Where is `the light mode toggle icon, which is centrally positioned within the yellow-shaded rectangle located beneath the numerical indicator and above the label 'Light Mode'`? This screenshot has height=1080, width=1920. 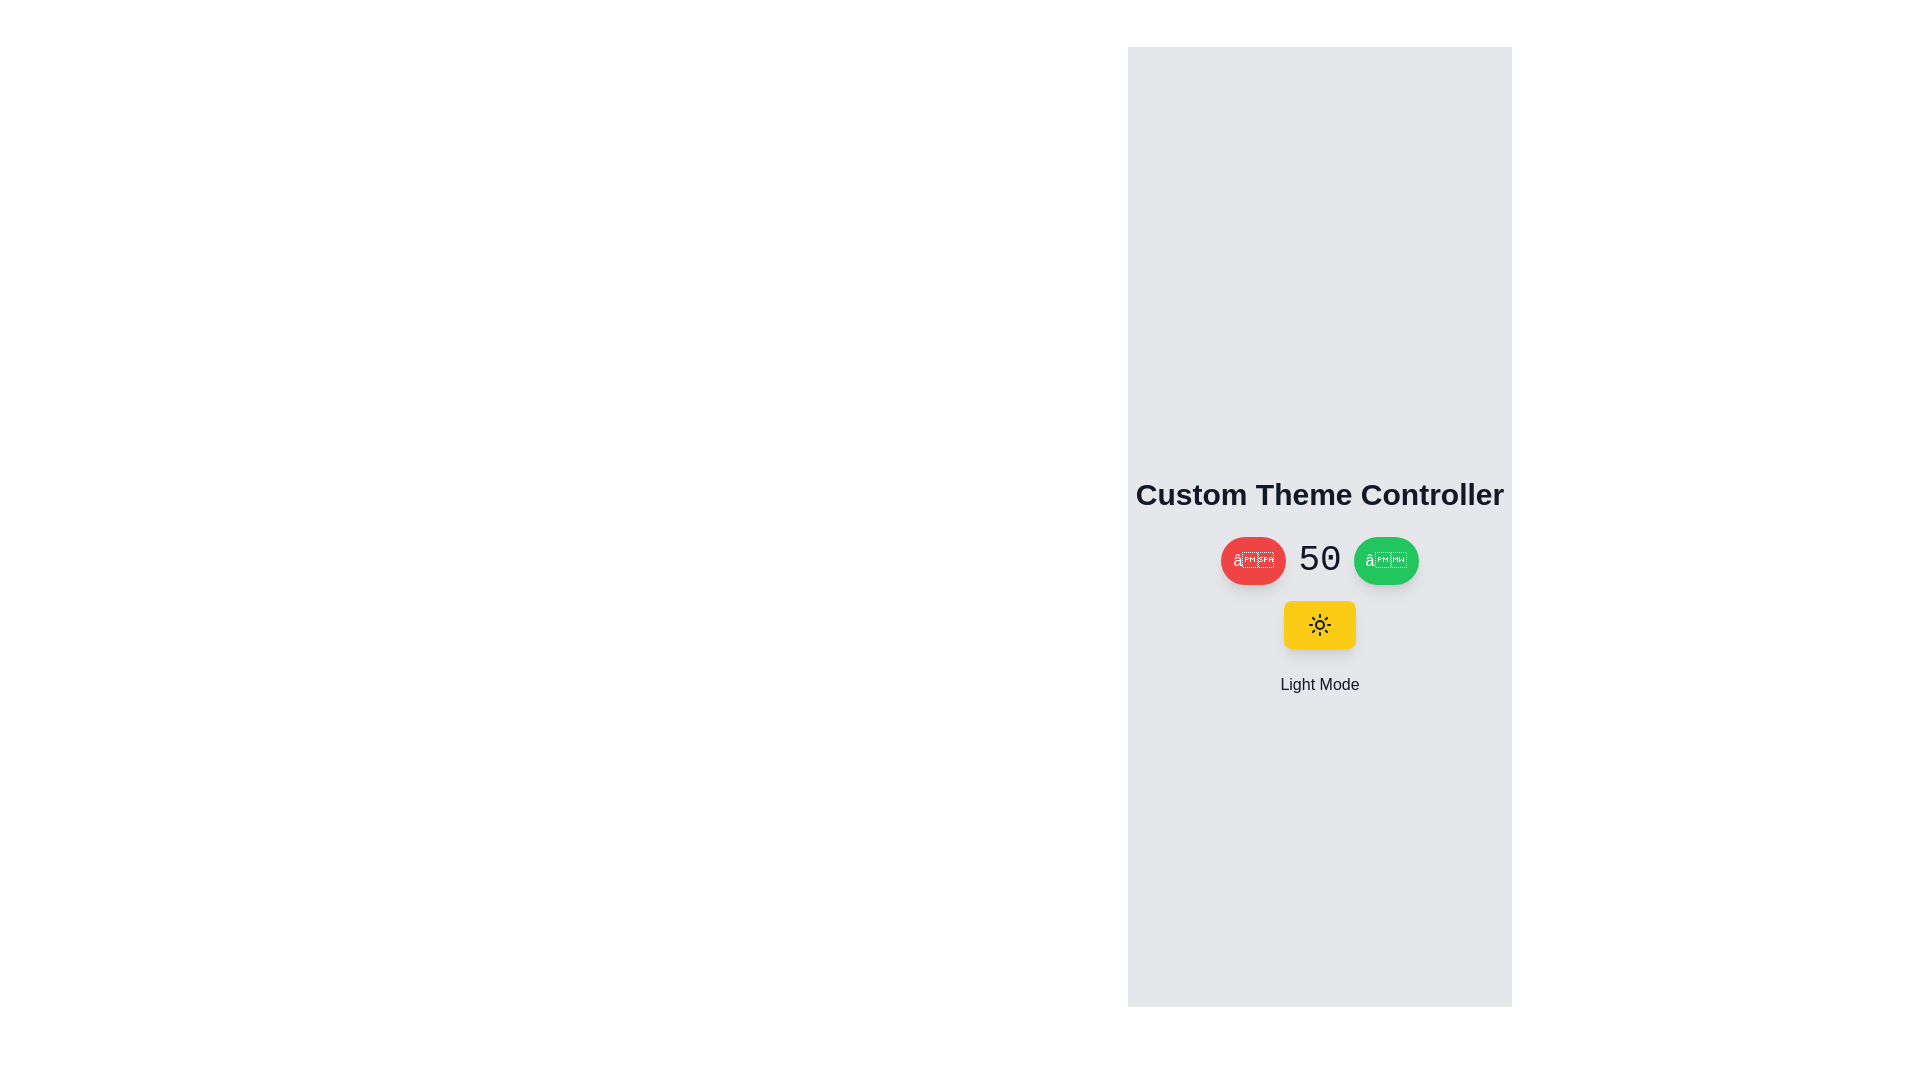 the light mode toggle icon, which is centrally positioned within the yellow-shaded rectangle located beneath the numerical indicator and above the label 'Light Mode' is located at coordinates (1320, 623).